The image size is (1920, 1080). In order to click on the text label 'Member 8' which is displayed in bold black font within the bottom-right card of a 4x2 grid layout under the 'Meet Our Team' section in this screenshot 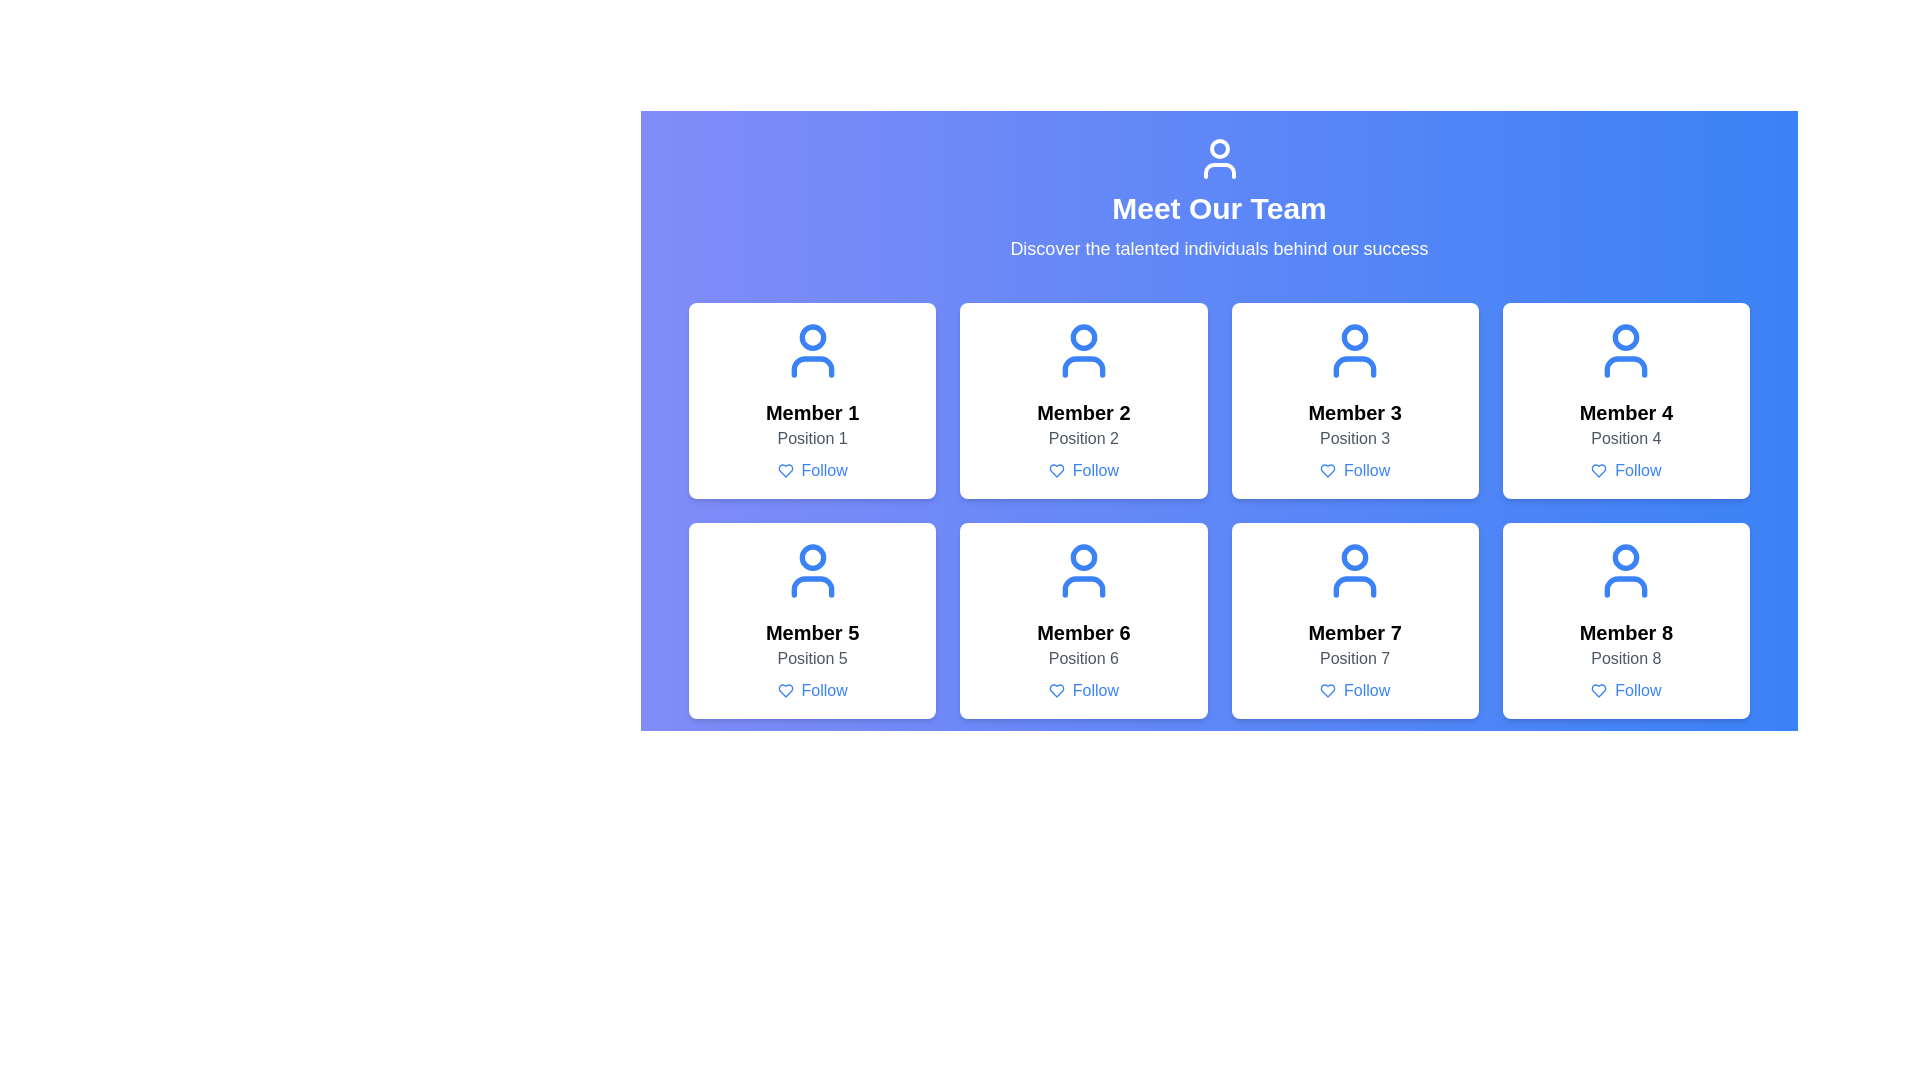, I will do `click(1626, 632)`.